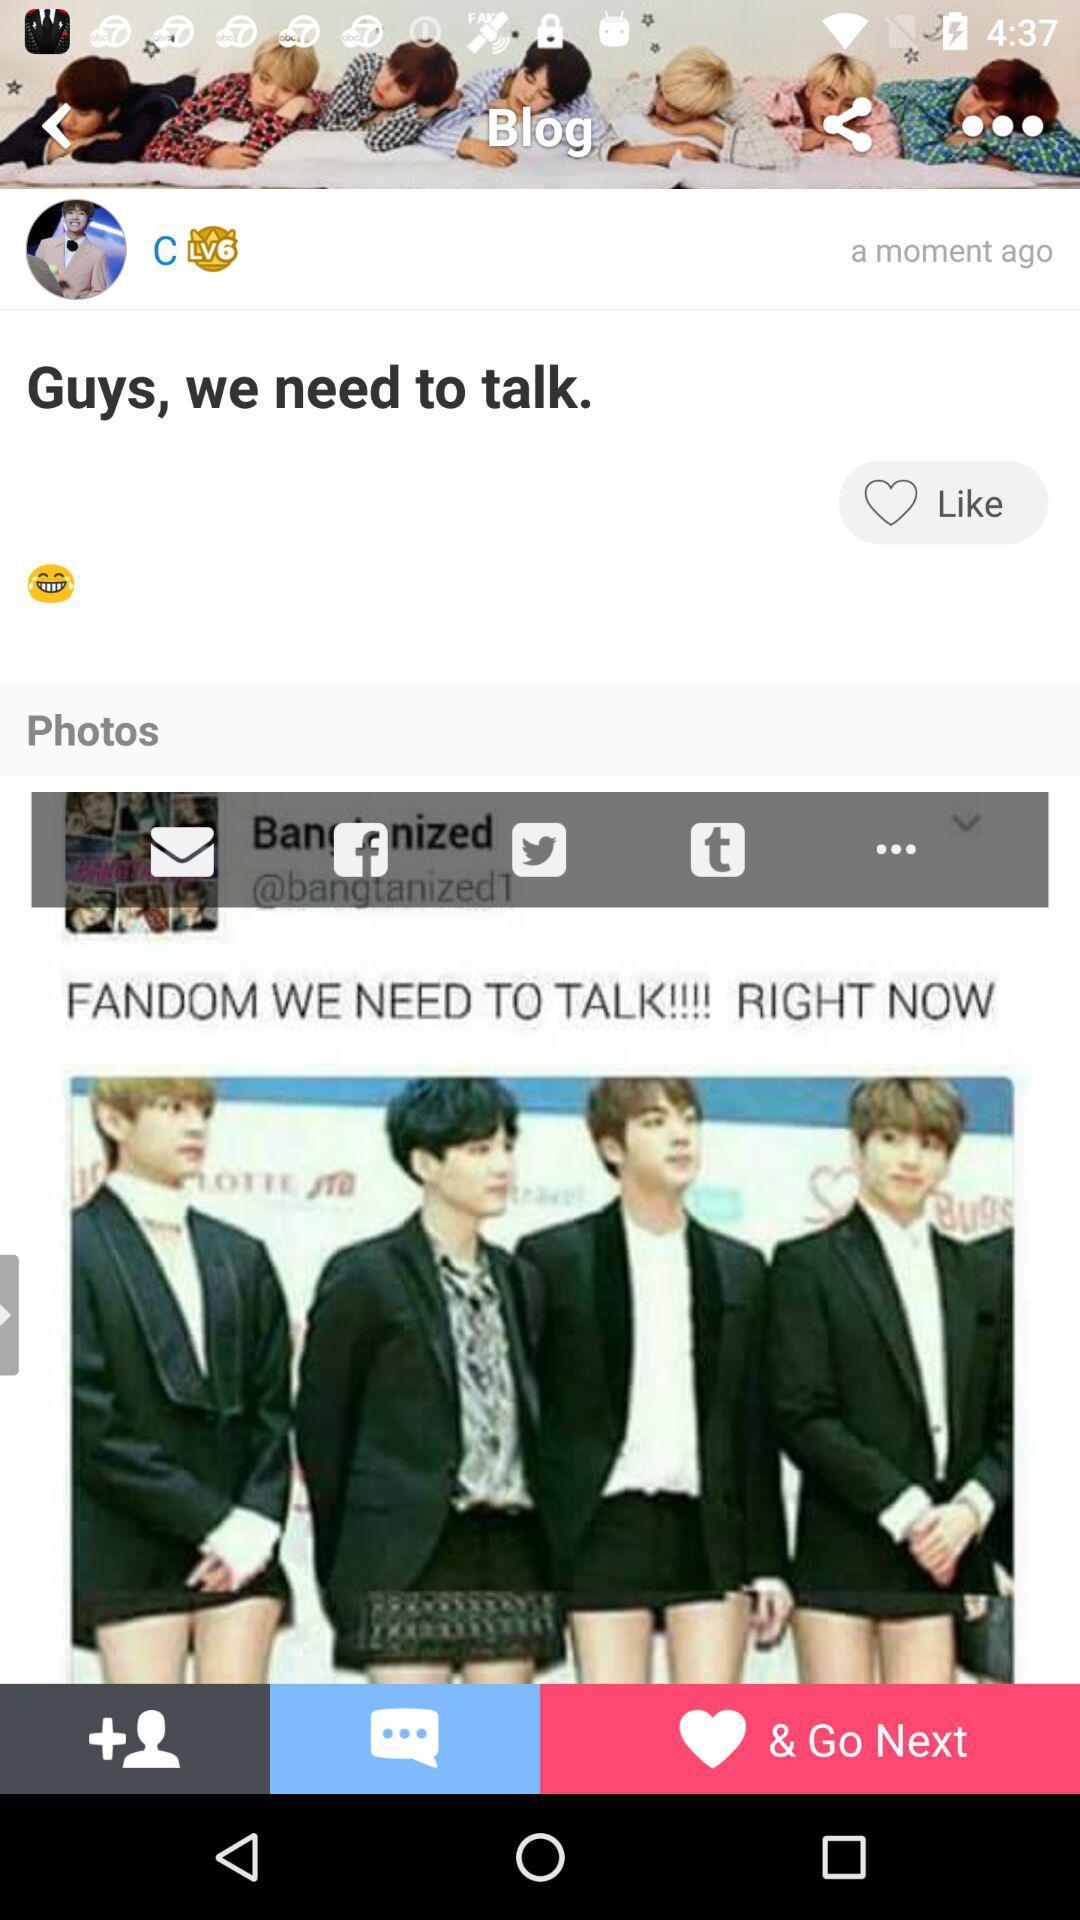  Describe the element at coordinates (135, 1737) in the screenshot. I see `the group icon` at that location.